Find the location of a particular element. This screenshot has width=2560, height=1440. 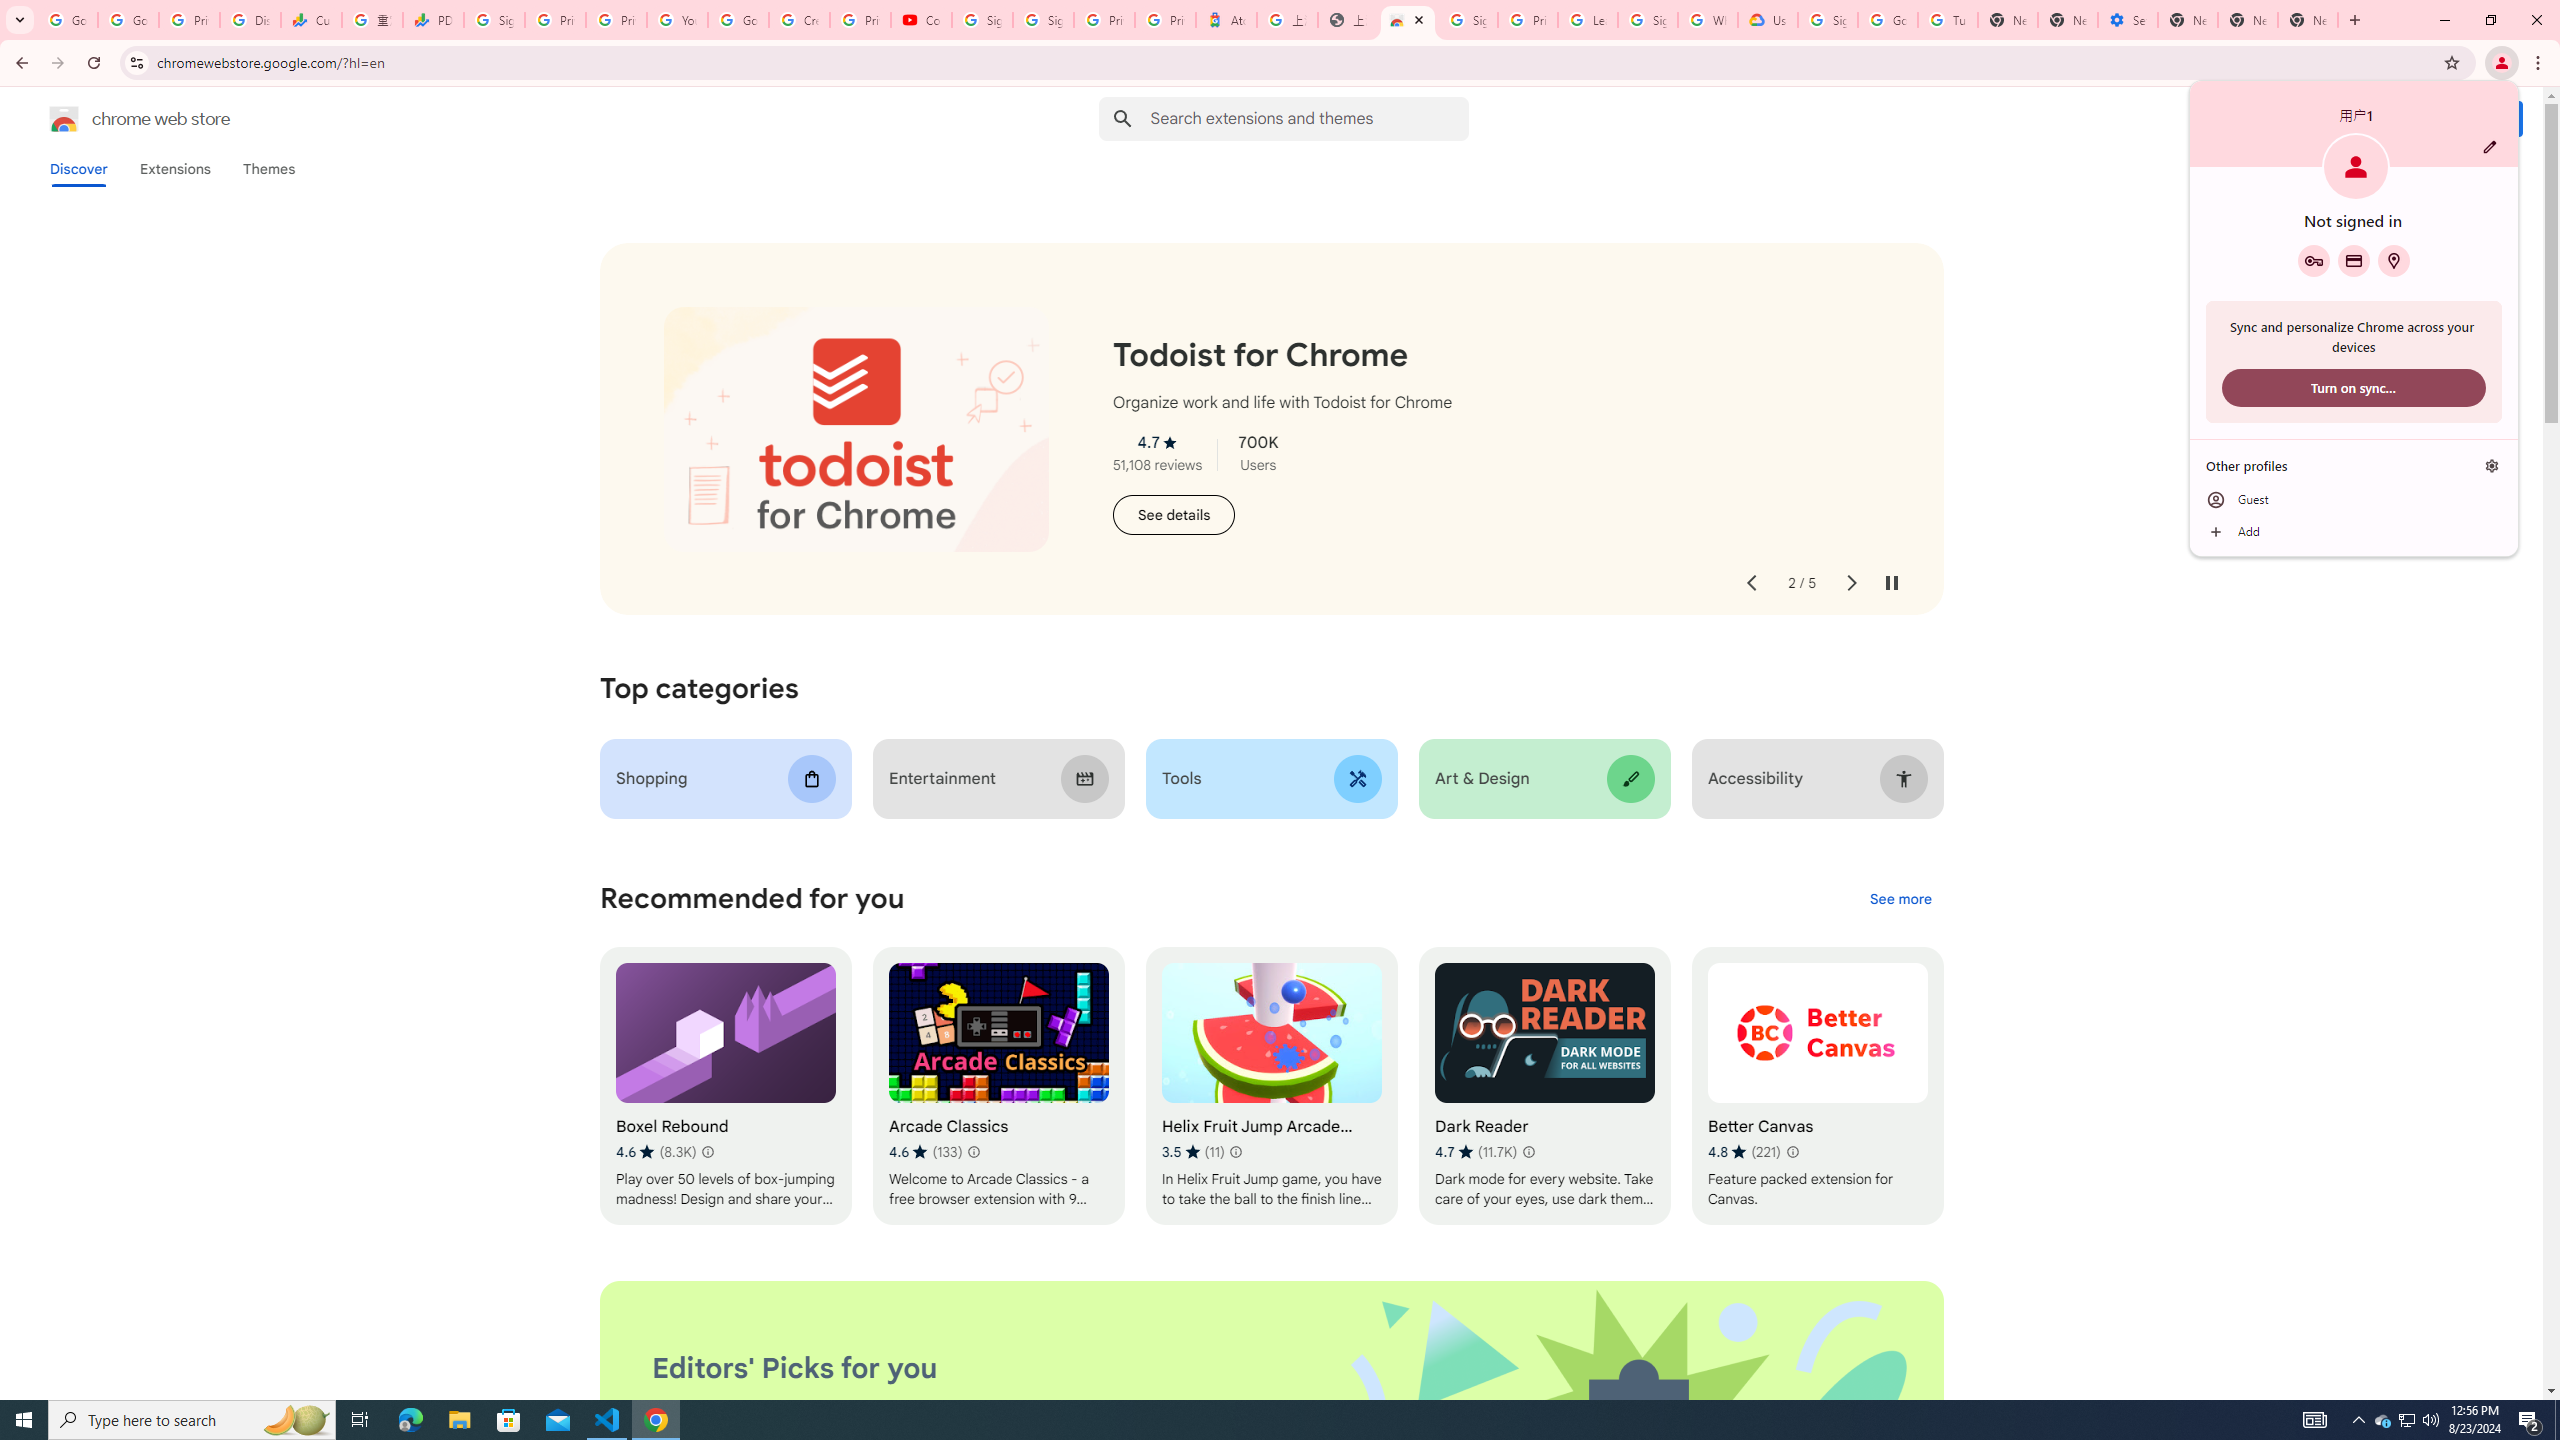

'Payment methods' is located at coordinates (2352, 260).